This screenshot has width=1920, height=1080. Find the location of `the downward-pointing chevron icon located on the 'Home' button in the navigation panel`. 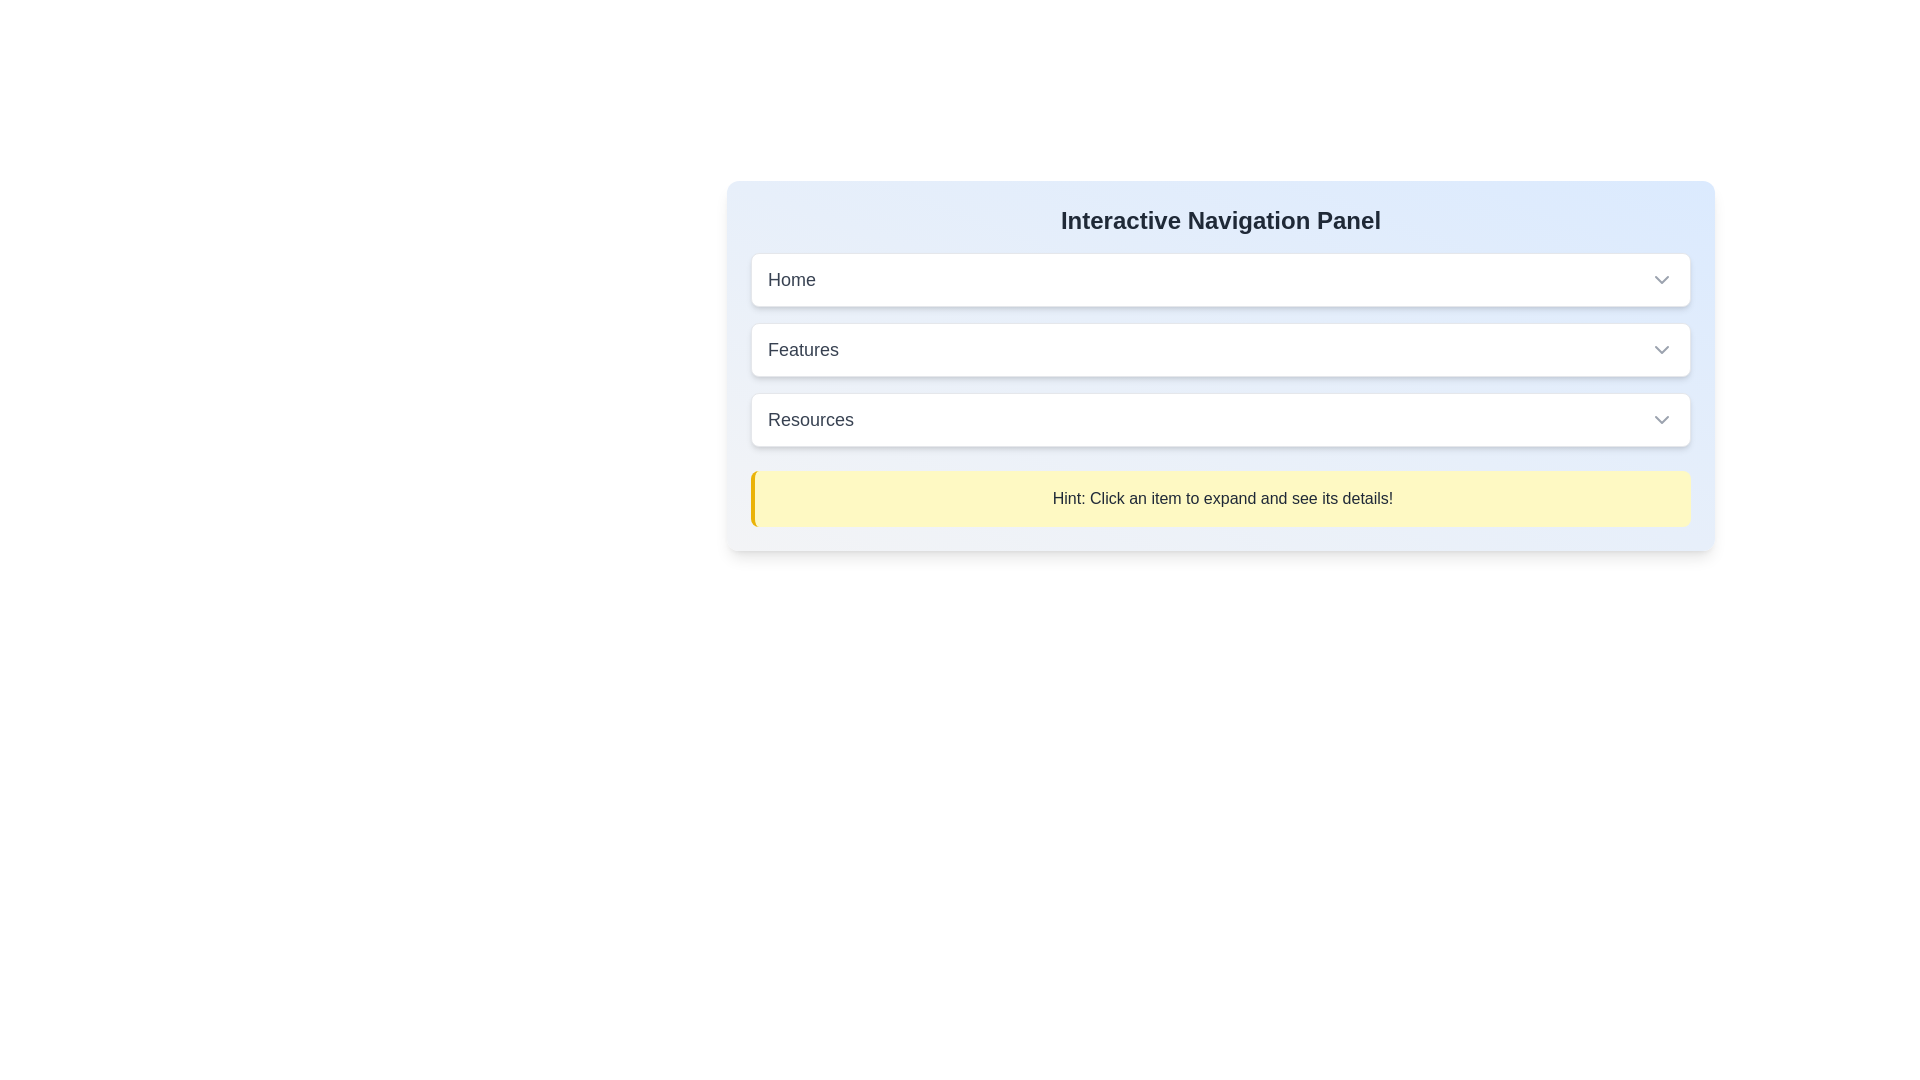

the downward-pointing chevron icon located on the 'Home' button in the navigation panel is located at coordinates (1661, 280).